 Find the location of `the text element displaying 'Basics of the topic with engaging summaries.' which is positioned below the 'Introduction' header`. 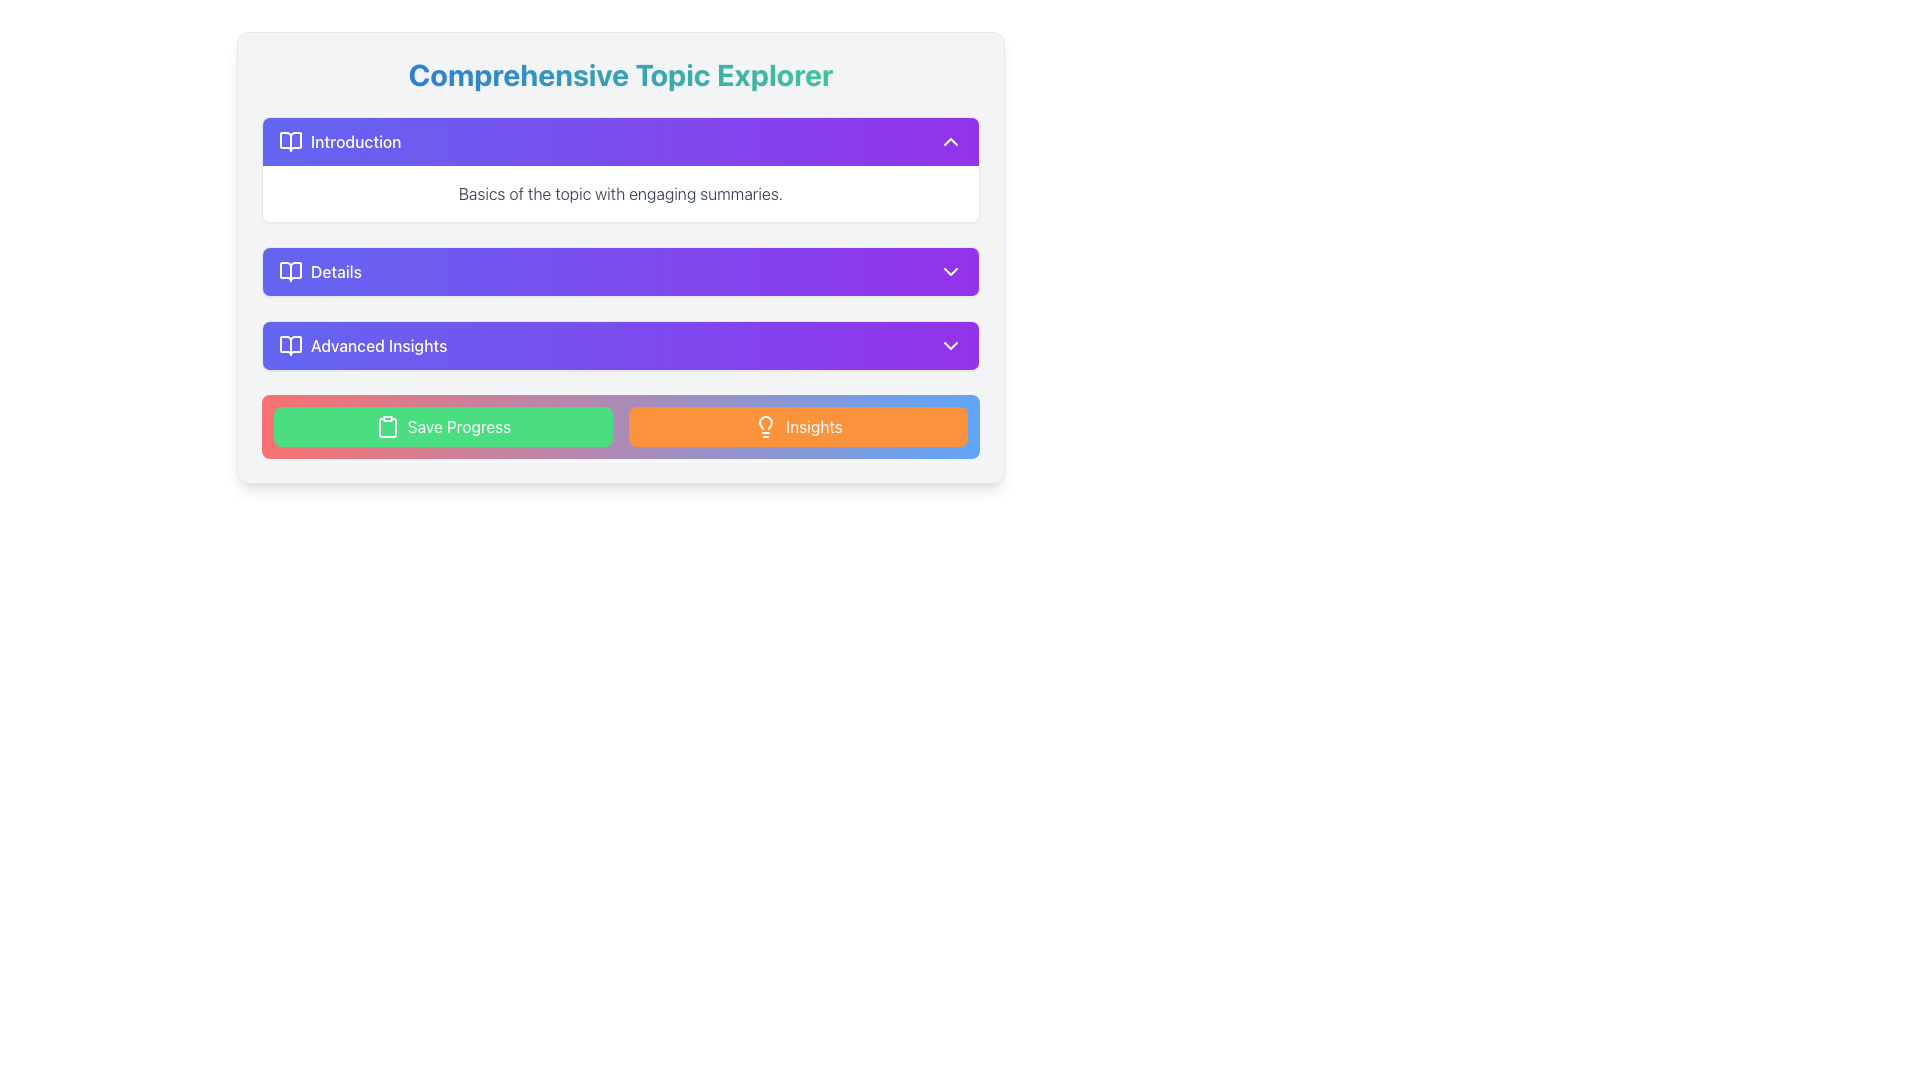

the text element displaying 'Basics of the topic with engaging summaries.' which is positioned below the 'Introduction' header is located at coordinates (619, 193).